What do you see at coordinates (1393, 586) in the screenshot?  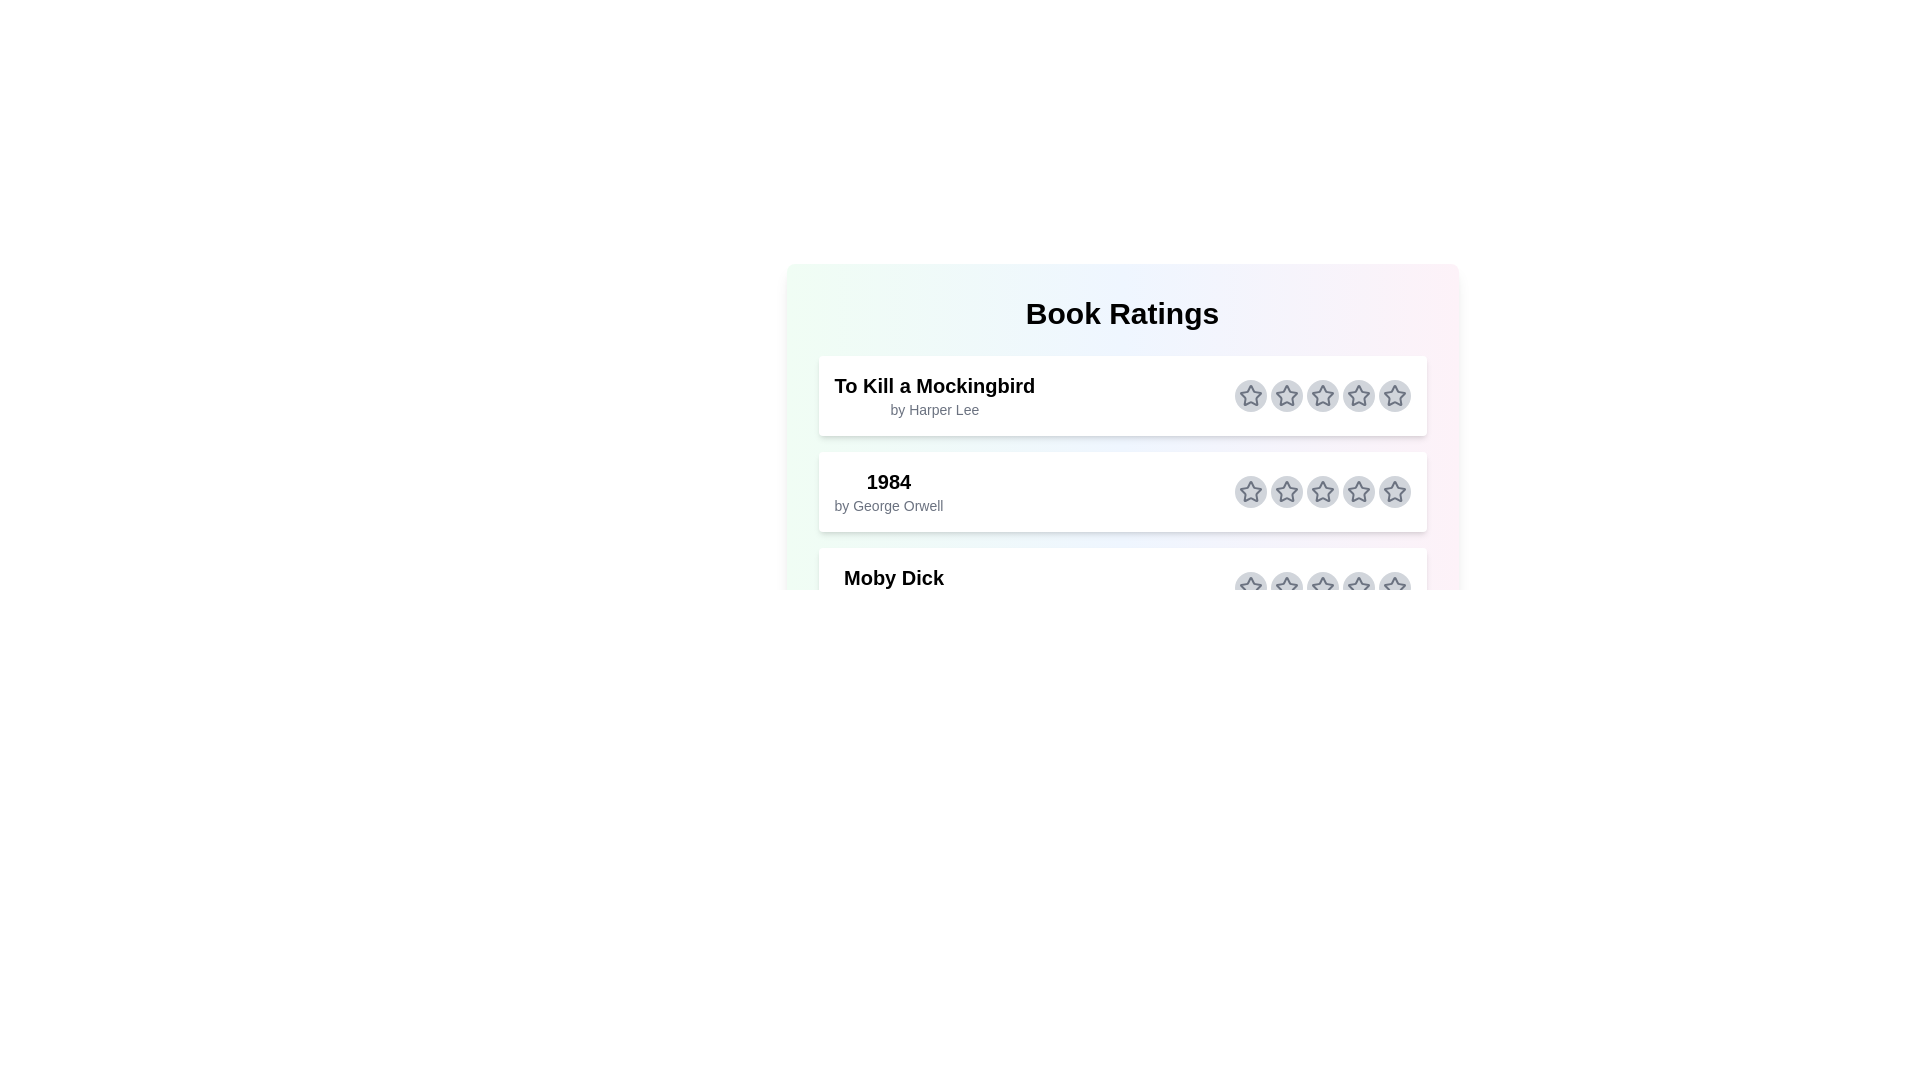 I see `the star corresponding to 5 stars for the book titled Moby Dick` at bounding box center [1393, 586].